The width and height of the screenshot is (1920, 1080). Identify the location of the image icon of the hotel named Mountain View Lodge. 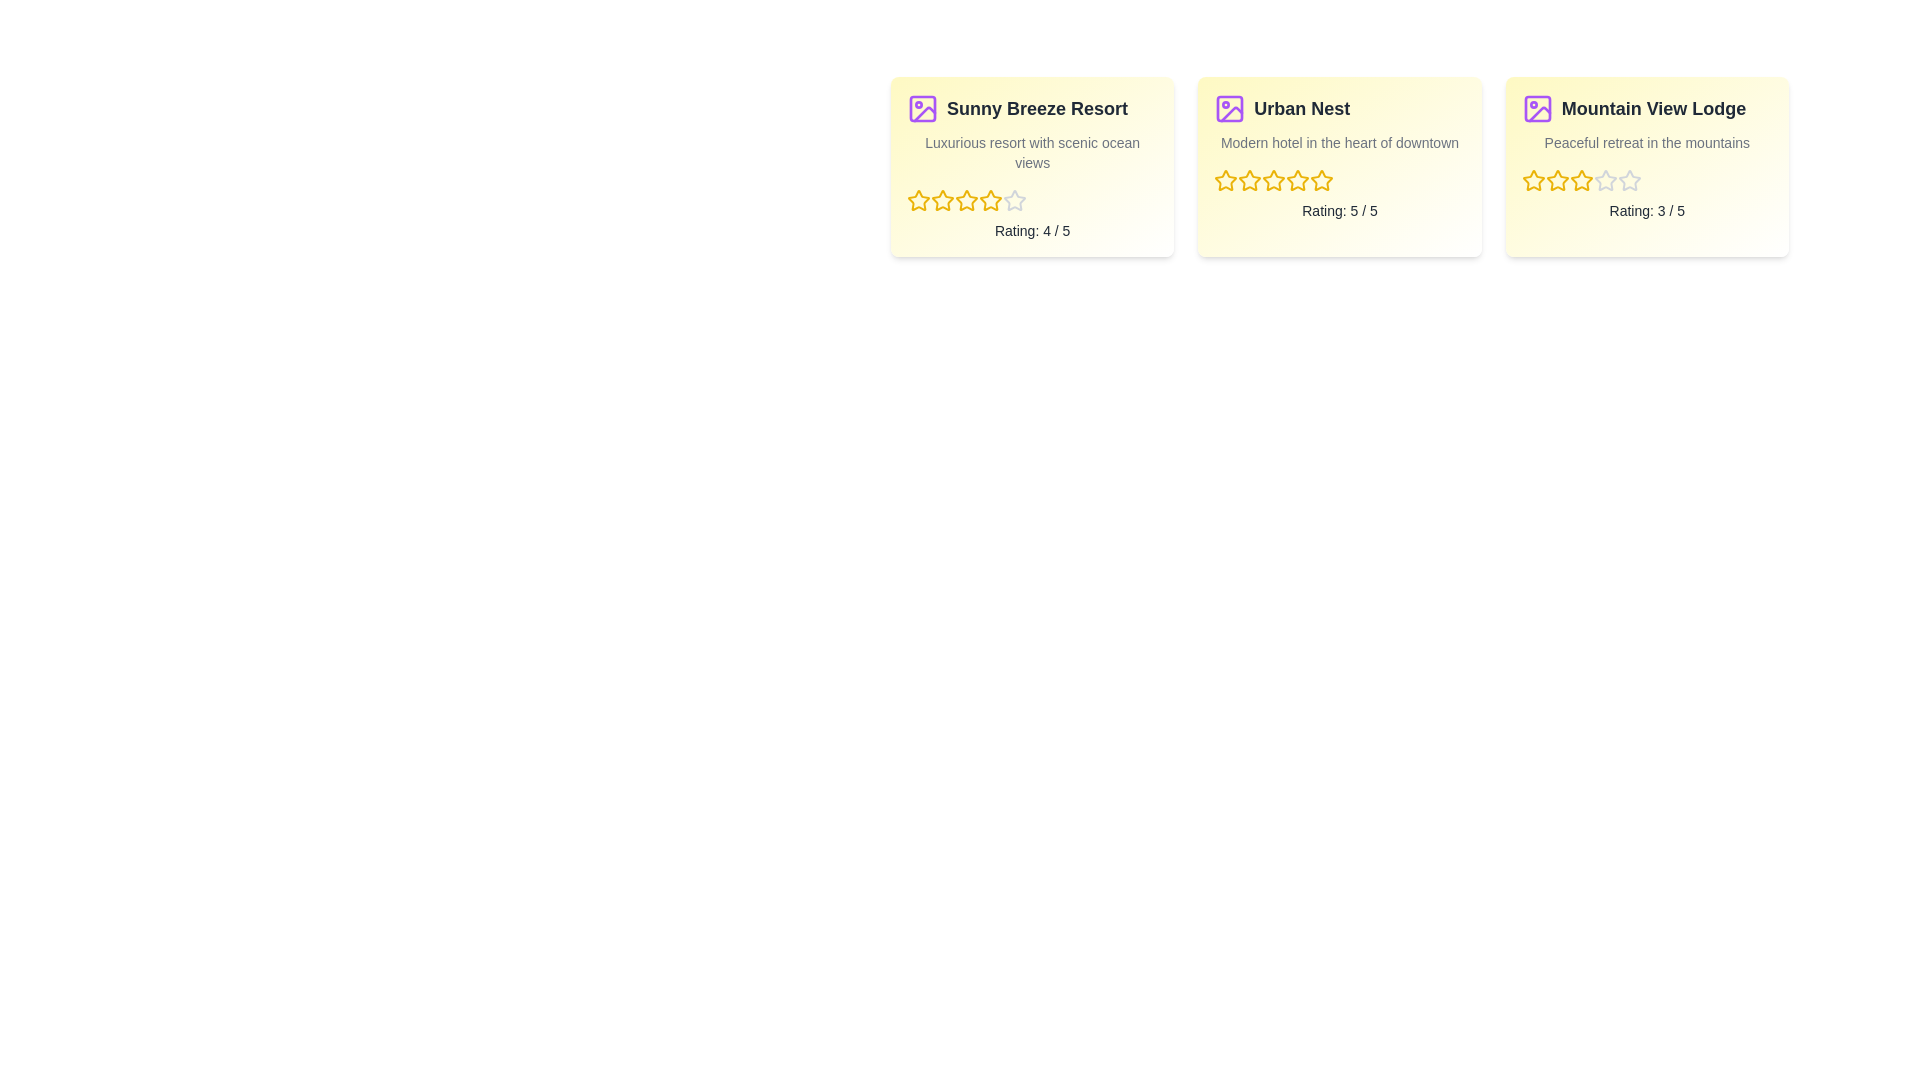
(1535, 108).